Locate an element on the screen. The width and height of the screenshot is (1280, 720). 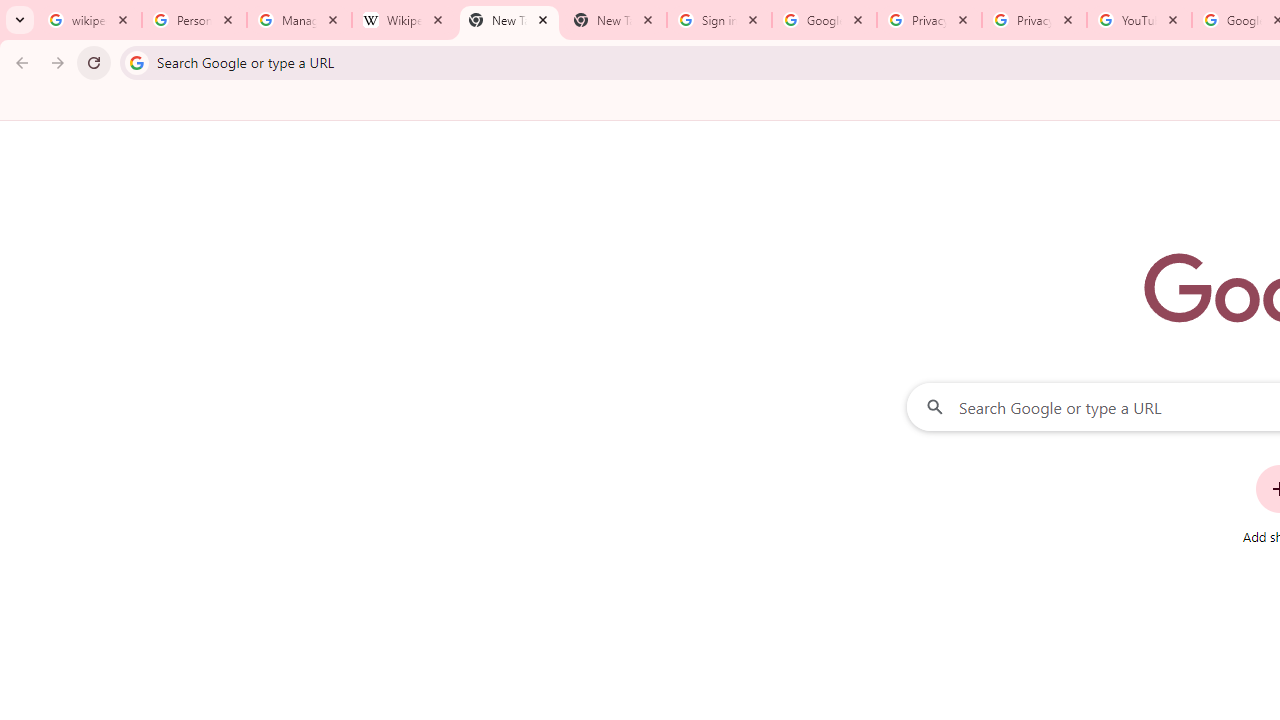
'Manage your Location History - Google Search Help' is located at coordinates (298, 20).